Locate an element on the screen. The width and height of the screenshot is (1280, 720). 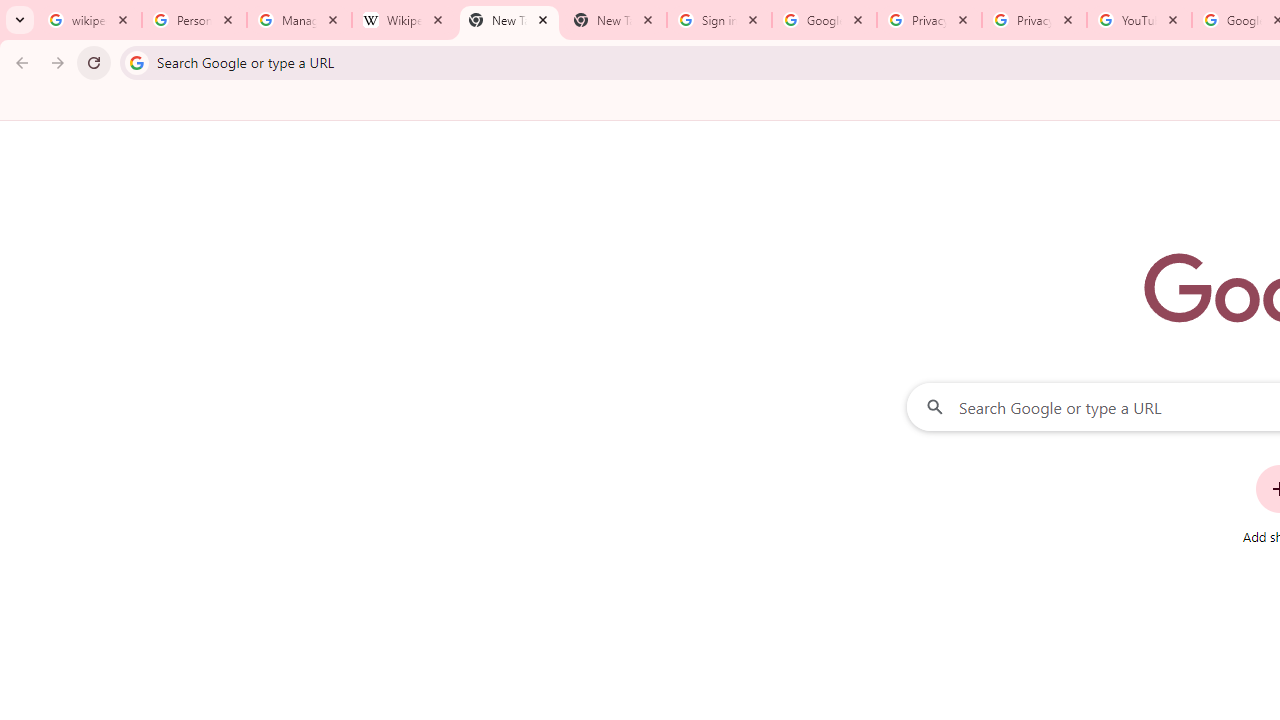
'Manage your Location History - Google Search Help' is located at coordinates (298, 20).